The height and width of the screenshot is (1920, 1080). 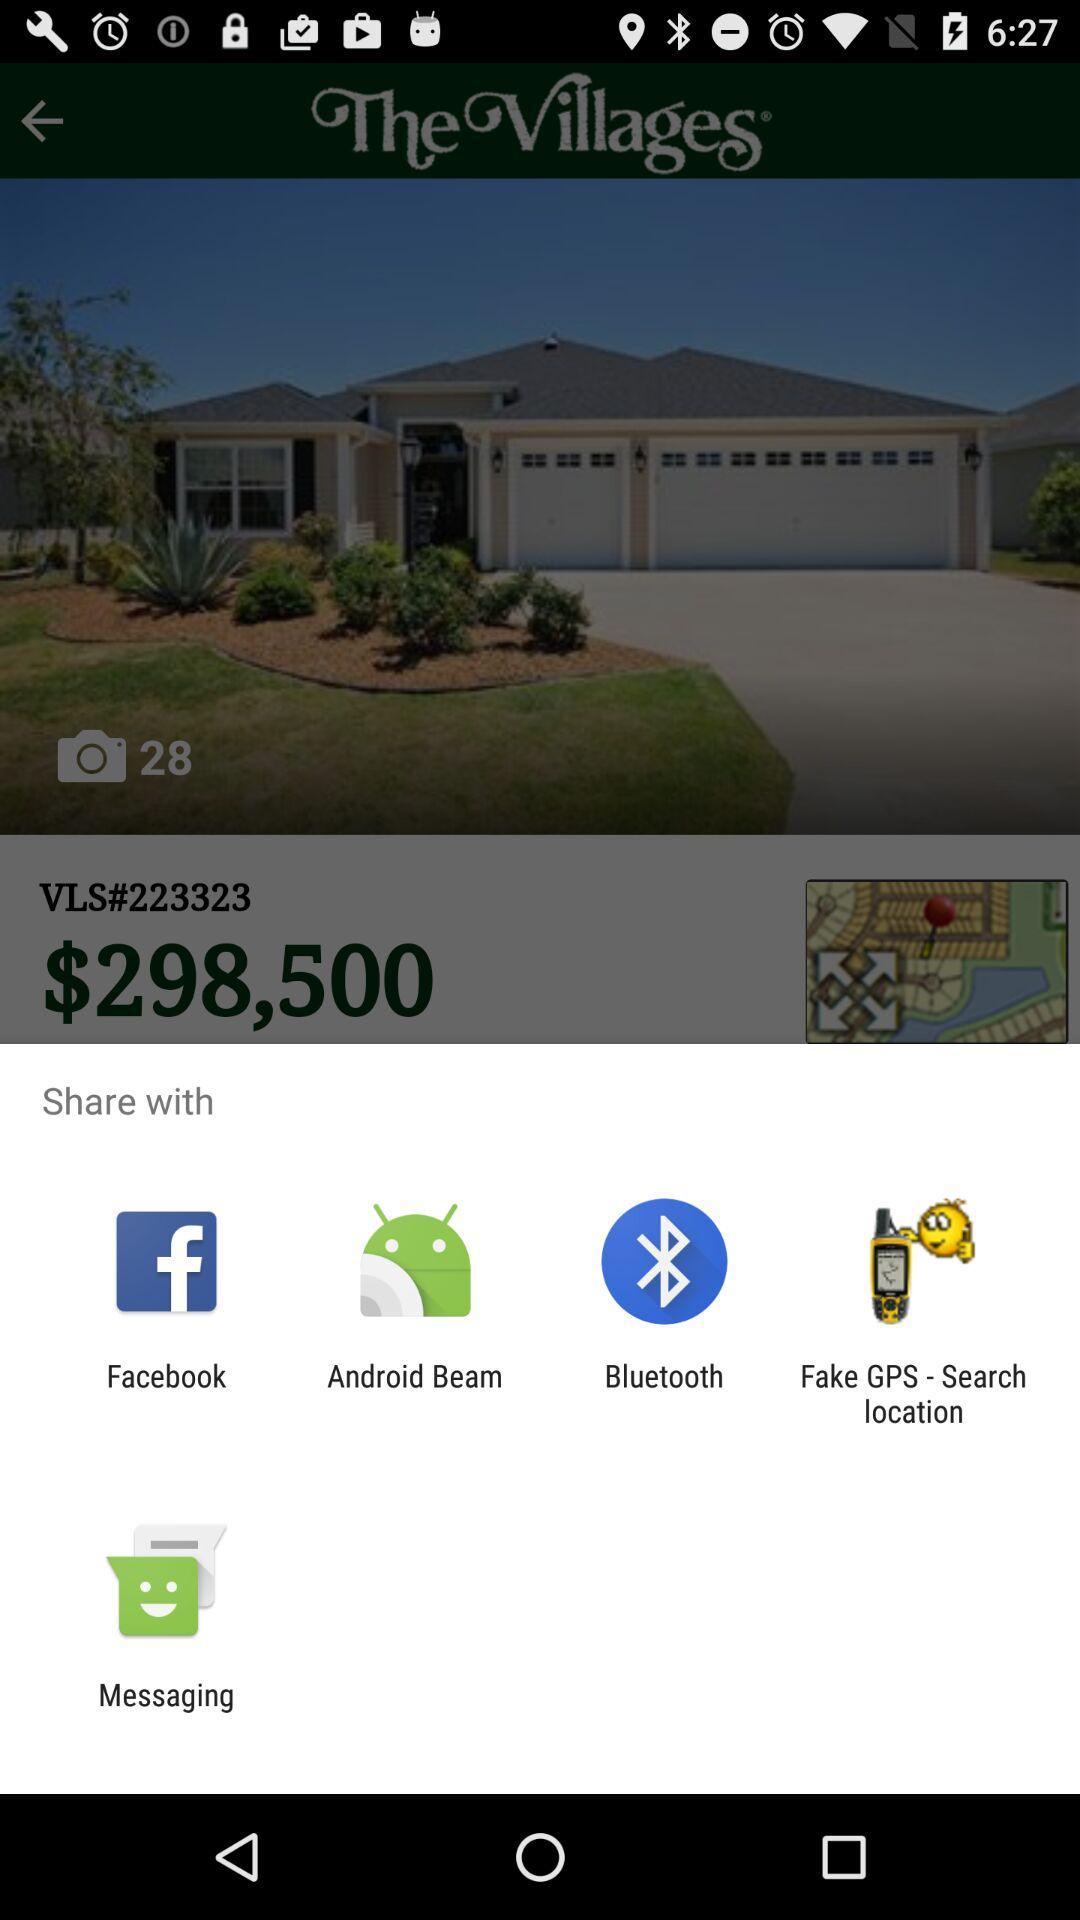 I want to click on bluetooth app, so click(x=664, y=1392).